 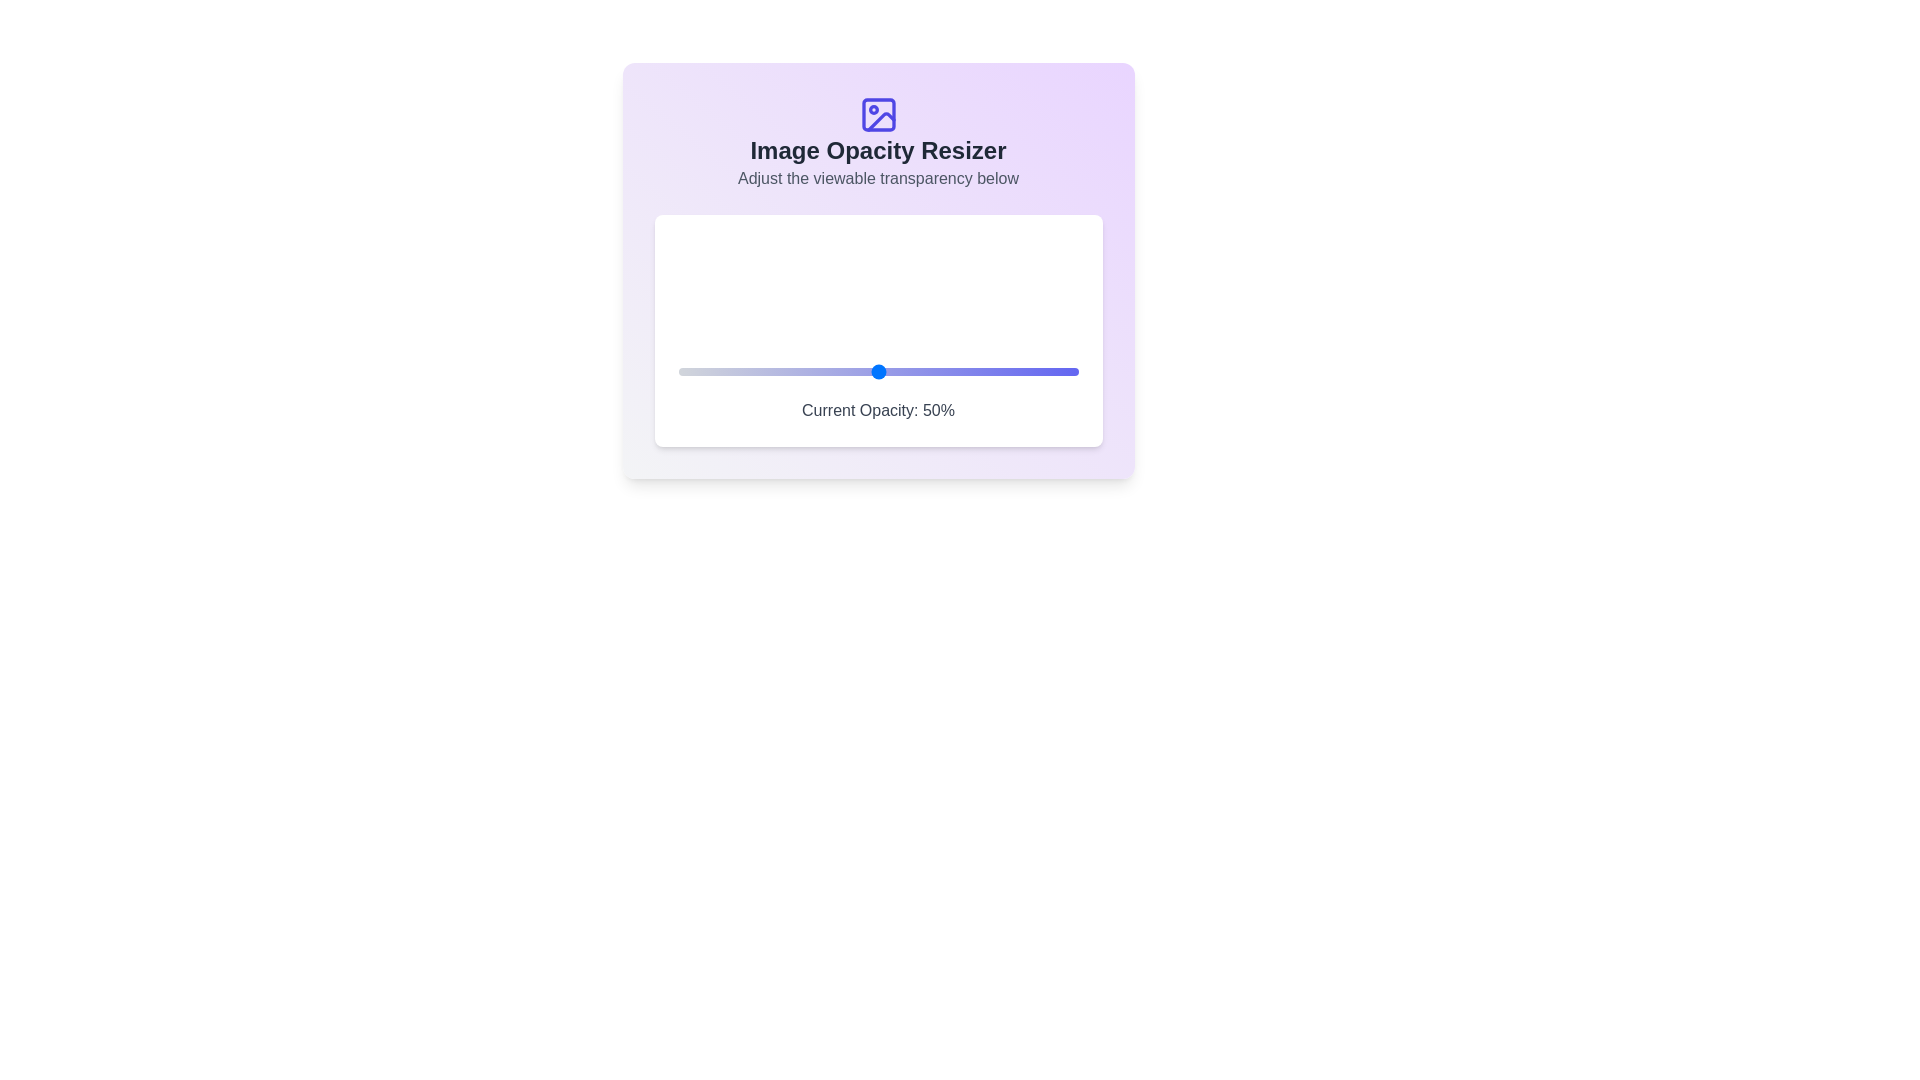 I want to click on the slider to set the opacity to 38%, so click(x=830, y=371).